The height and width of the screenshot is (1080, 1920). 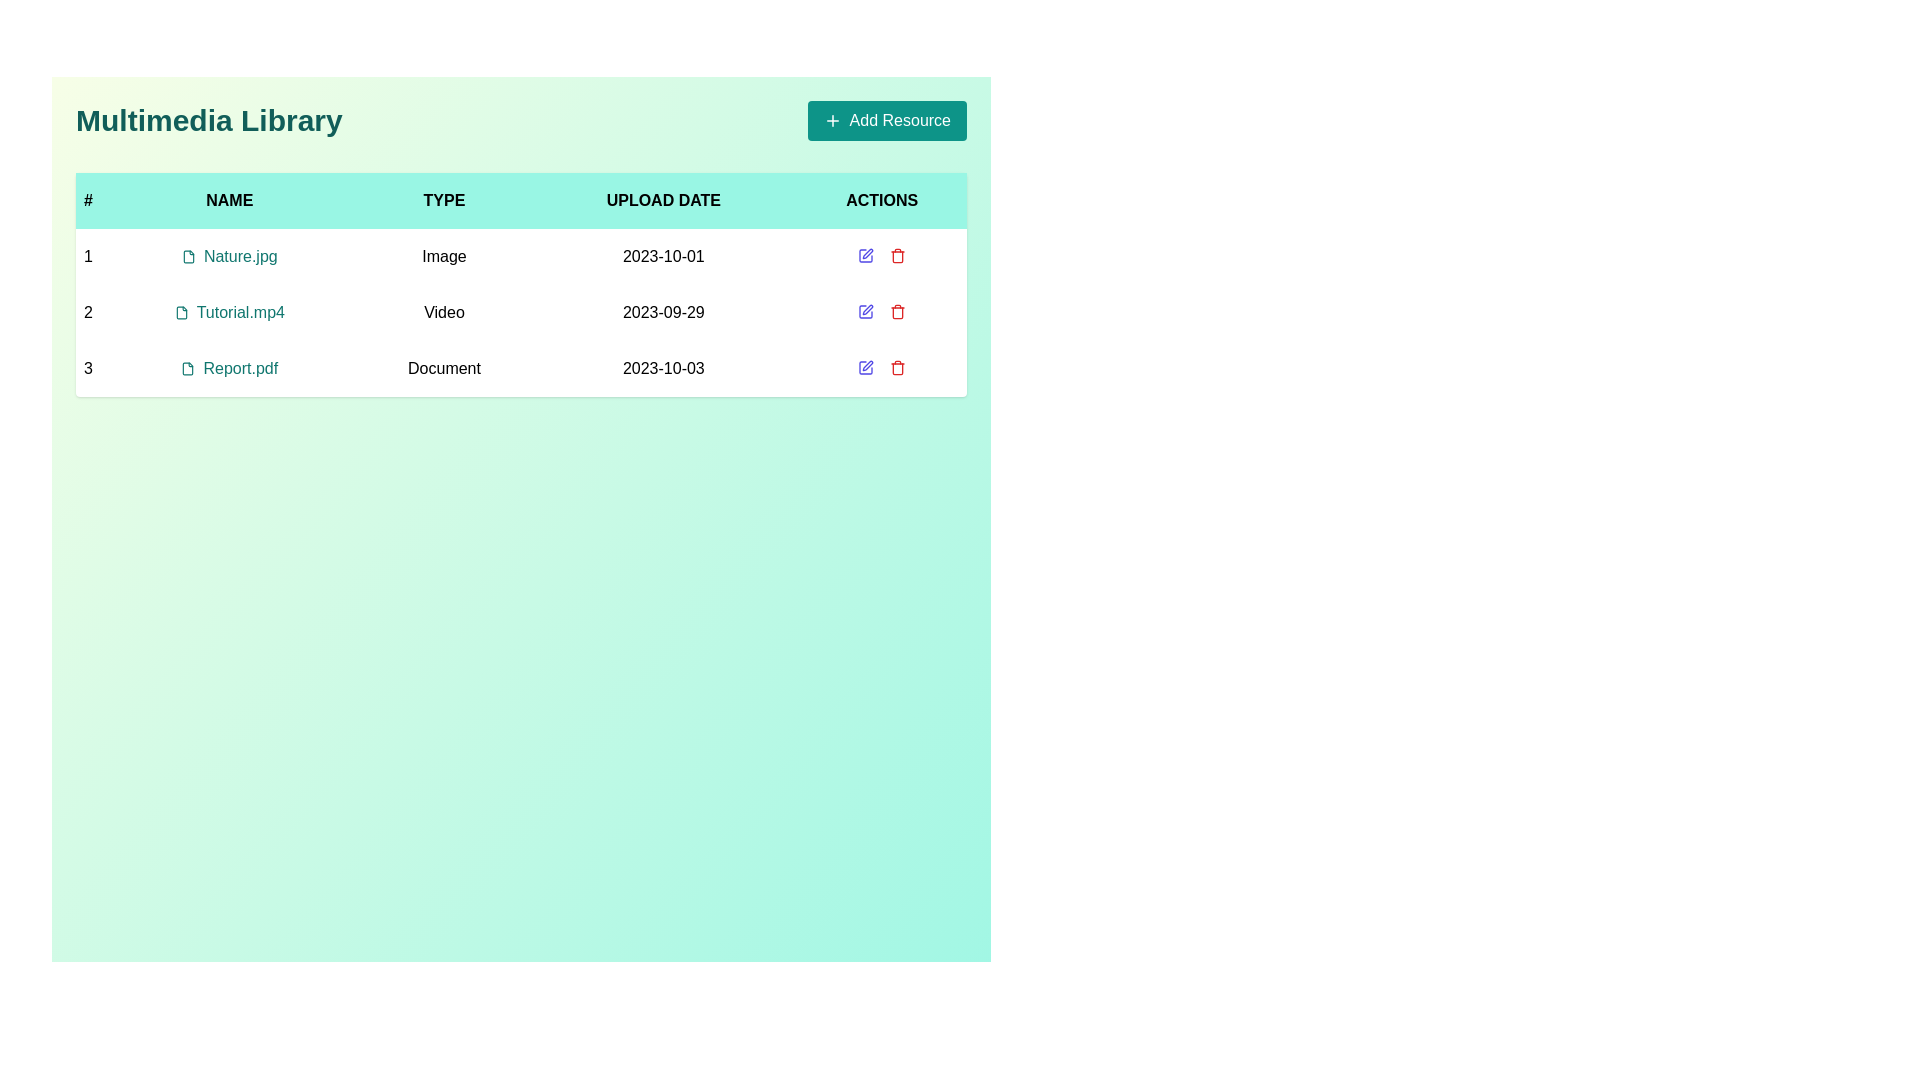 What do you see at coordinates (832, 120) in the screenshot?
I see `the teal-colored 'Add Resource' button containing the plus-shaped icon positioned to the left of the text label` at bounding box center [832, 120].